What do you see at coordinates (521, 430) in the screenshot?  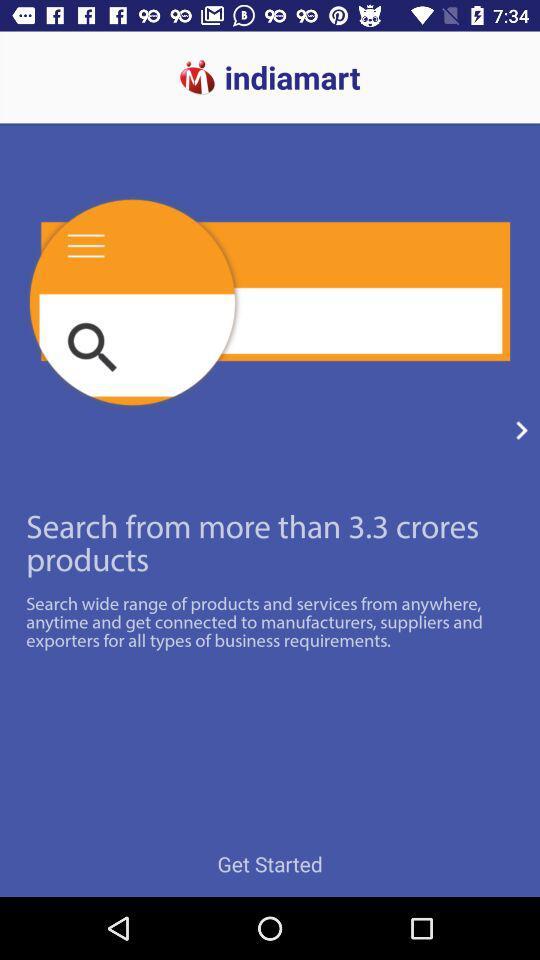 I see `next option` at bounding box center [521, 430].